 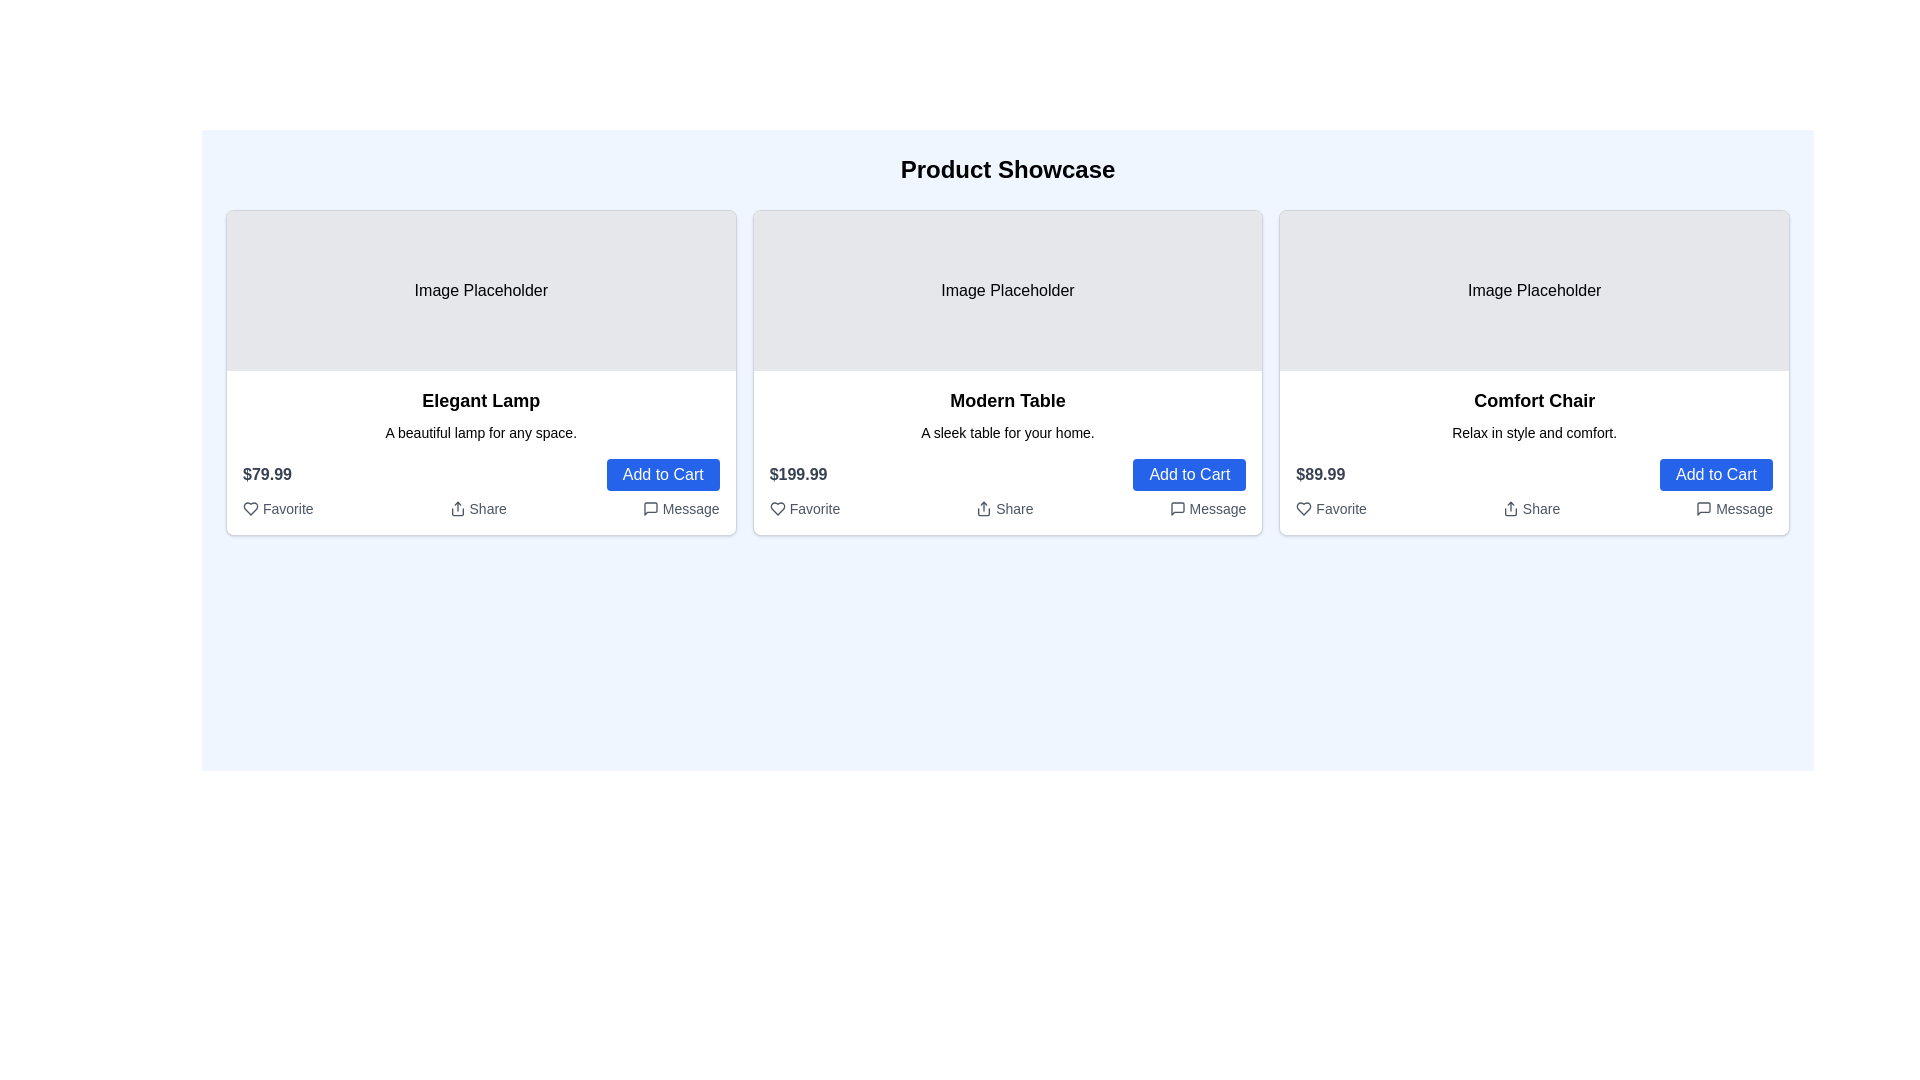 I want to click on the messaging icon located beside the 'Message' label on the second card in the product showcase list to initiate a messaging action, so click(x=1177, y=508).